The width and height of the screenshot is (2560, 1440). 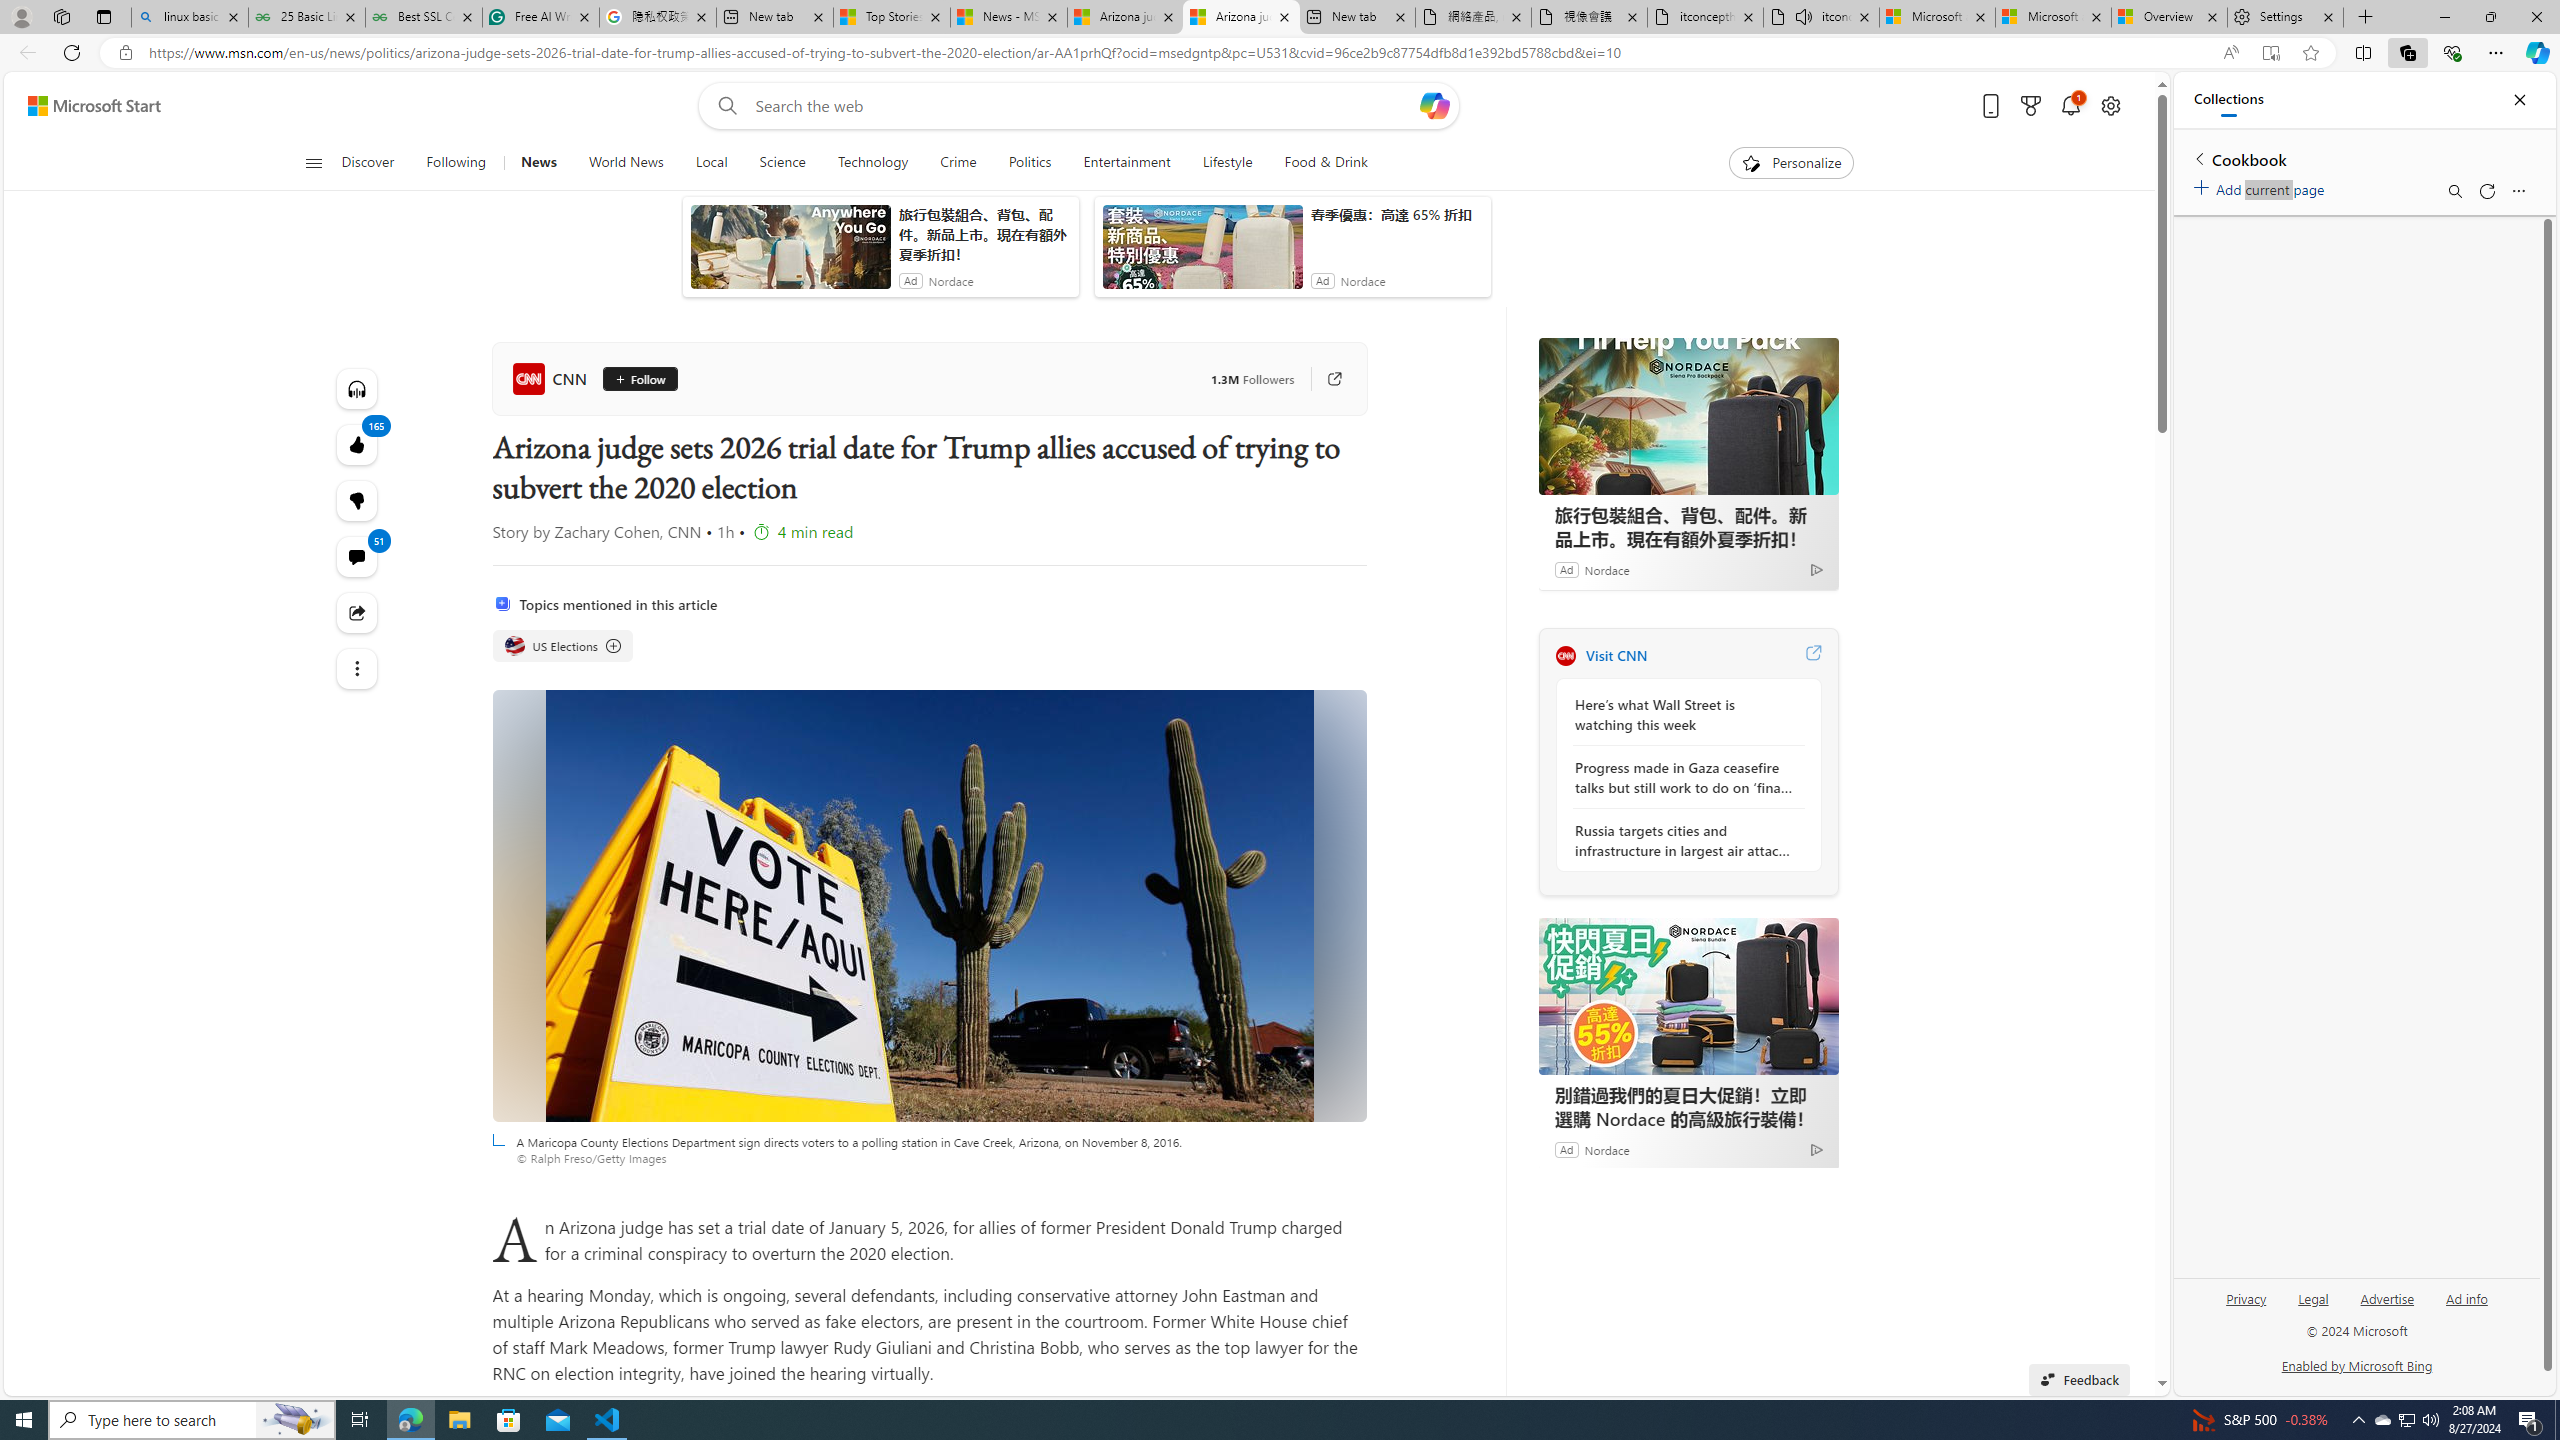 I want to click on 'anim-content', so click(x=1200, y=253).